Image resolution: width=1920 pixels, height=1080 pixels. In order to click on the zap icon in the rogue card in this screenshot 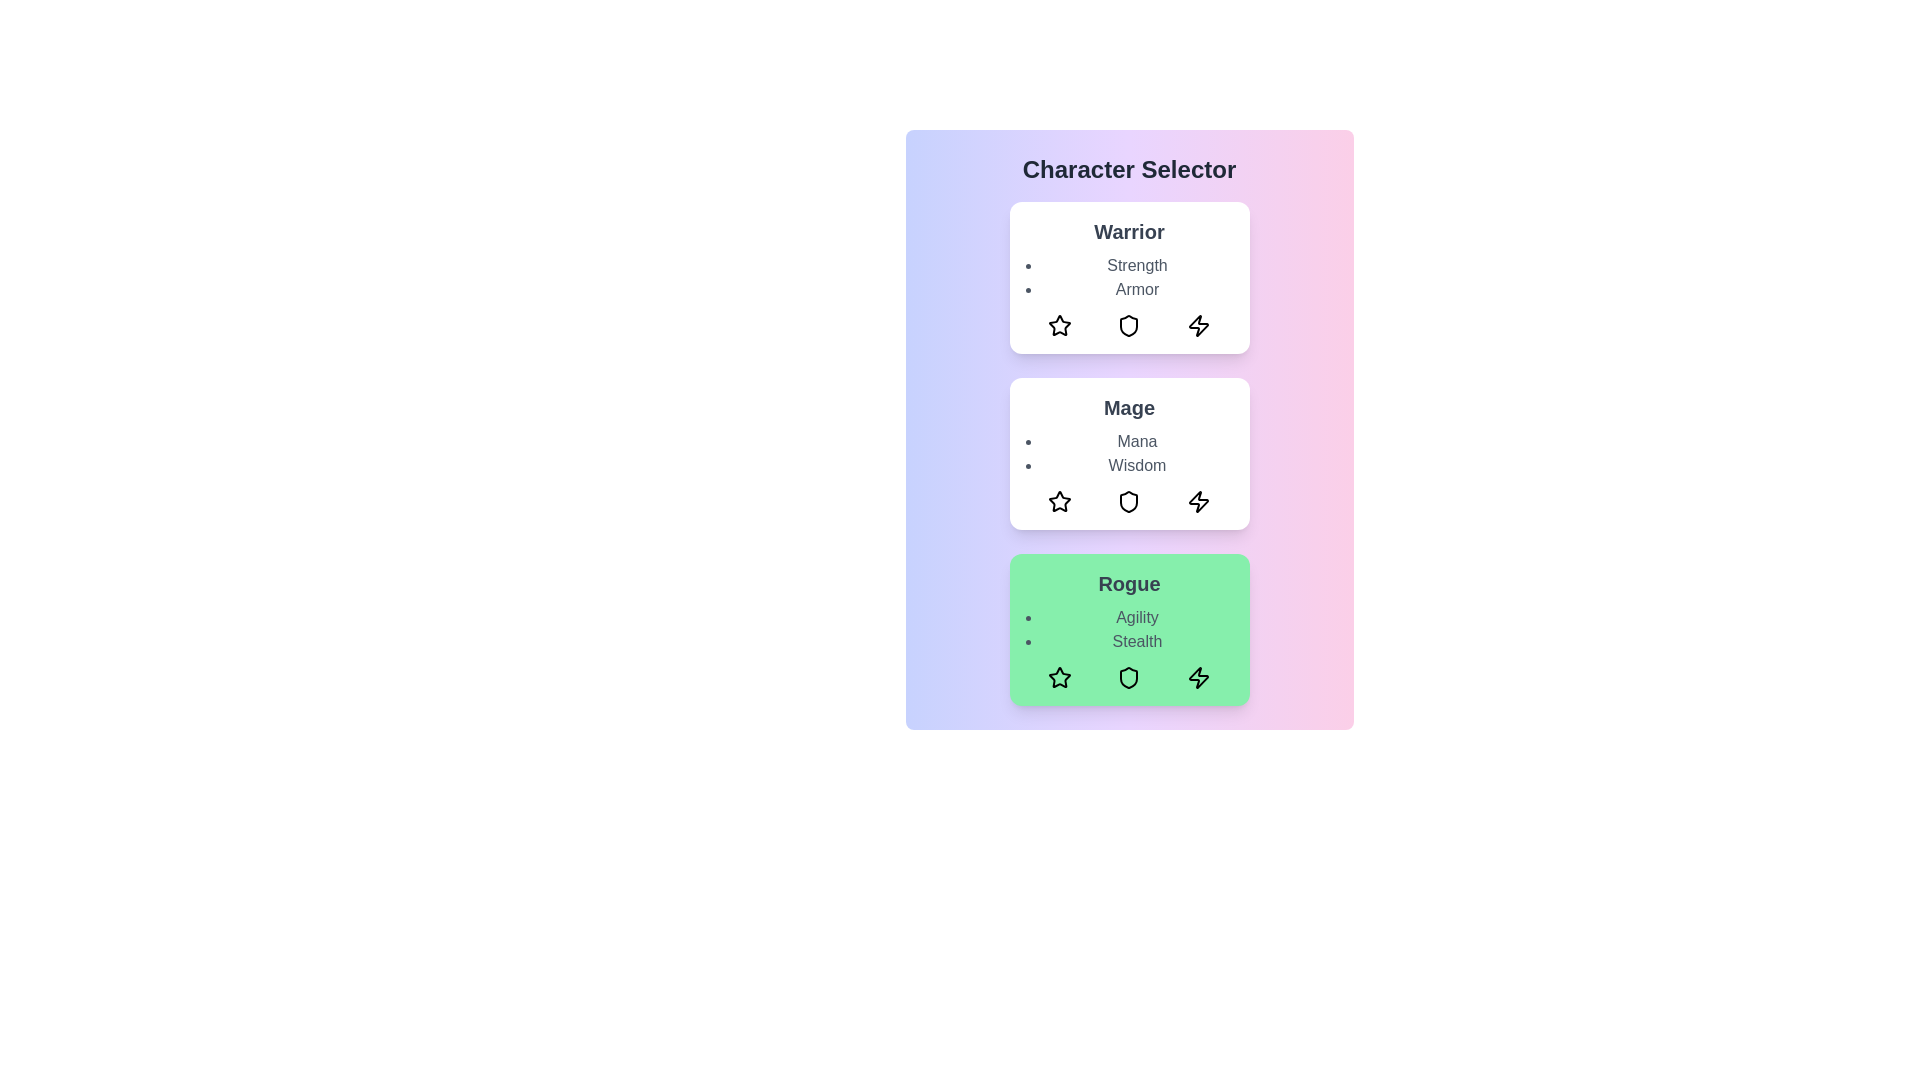, I will do `click(1198, 677)`.